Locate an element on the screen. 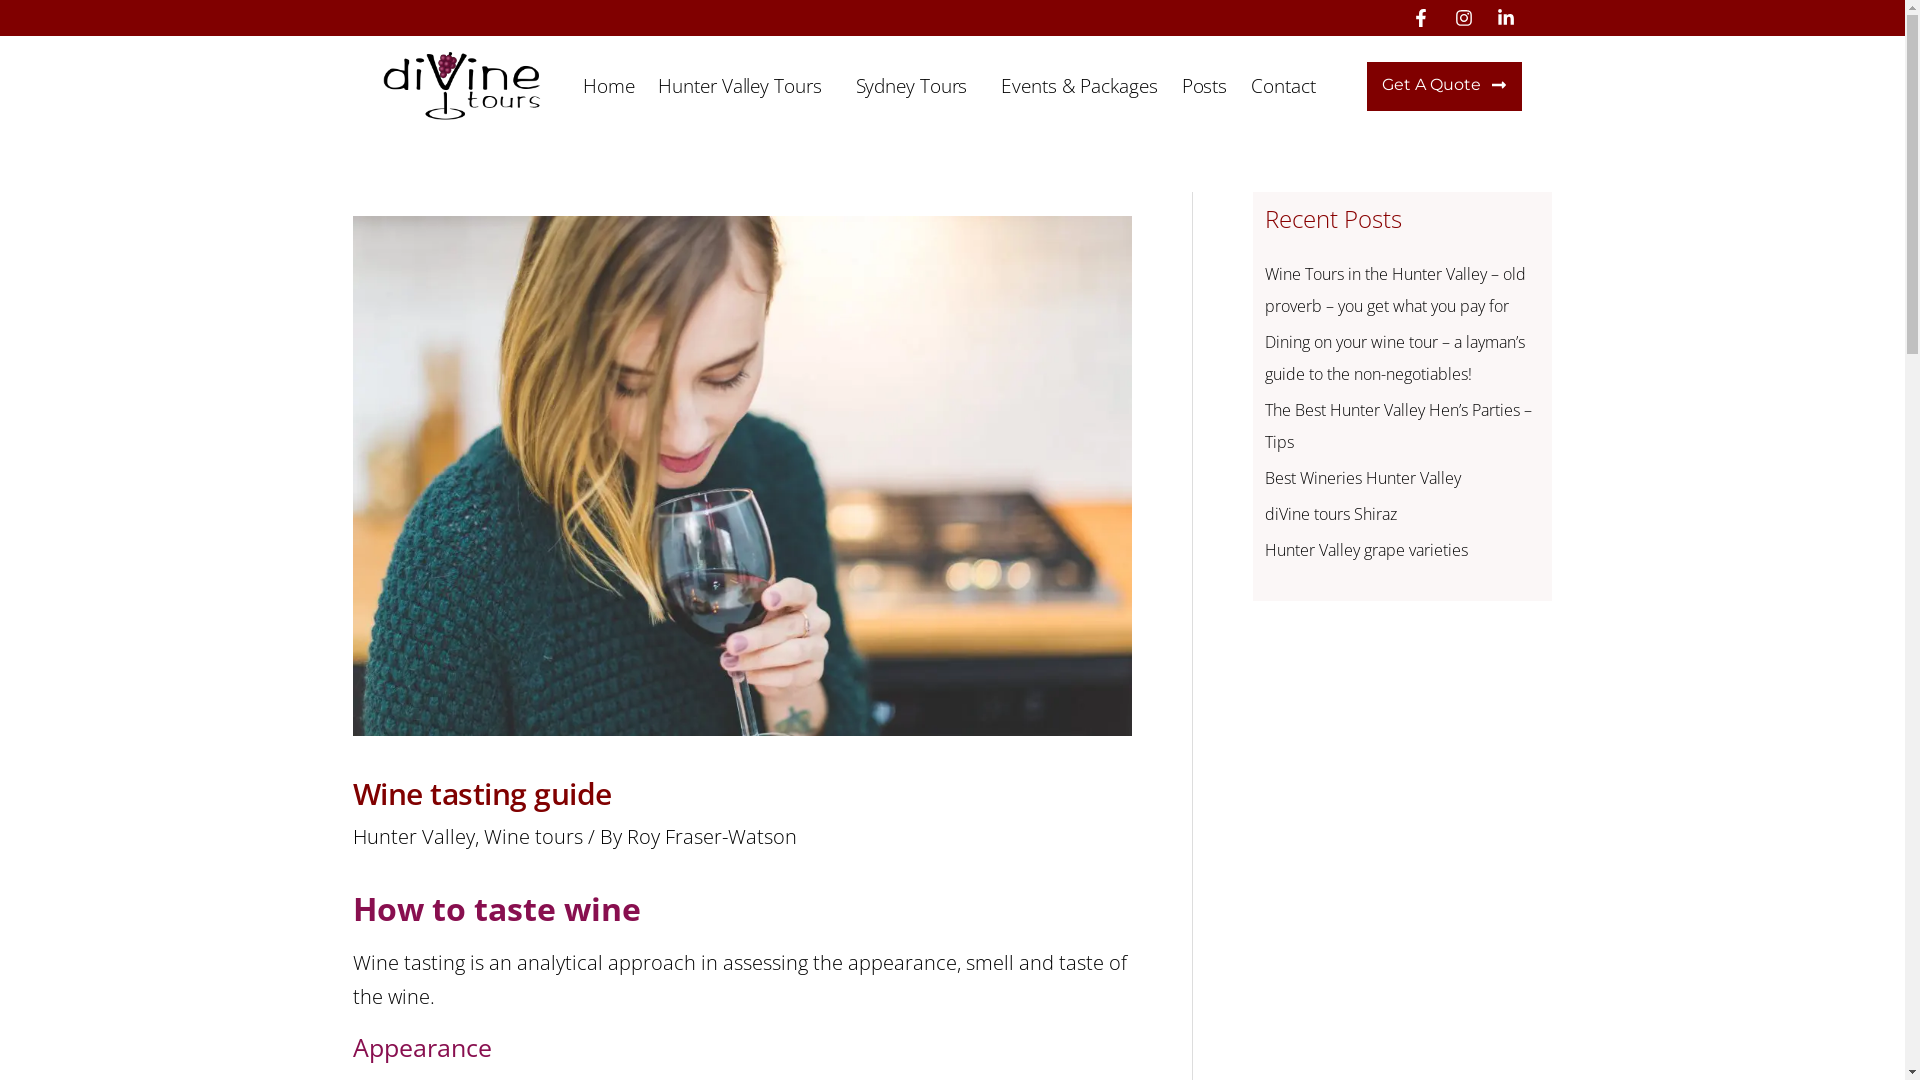 The width and height of the screenshot is (1920, 1080). 'Sydney Tours' is located at coordinates (915, 84).